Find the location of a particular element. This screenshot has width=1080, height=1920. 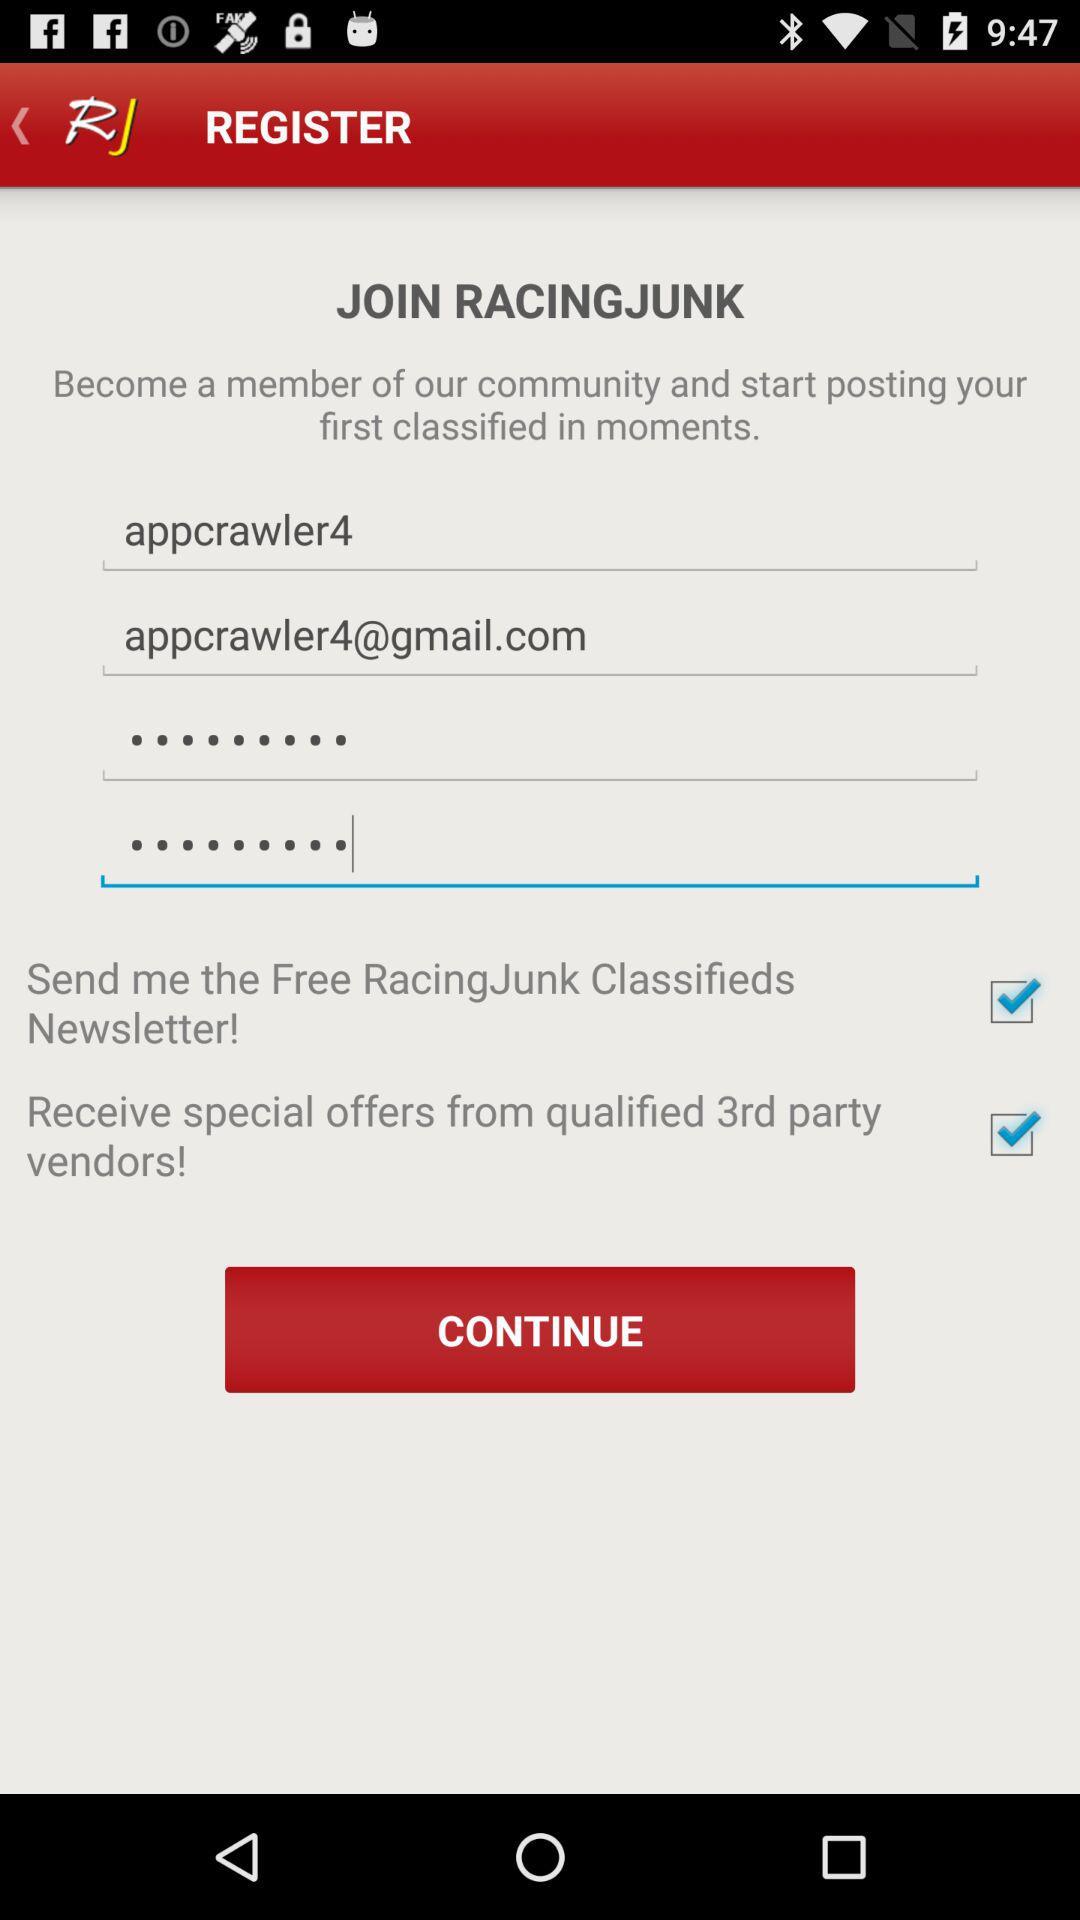

tick it if you want to receive special offers is located at coordinates (1011, 1134).